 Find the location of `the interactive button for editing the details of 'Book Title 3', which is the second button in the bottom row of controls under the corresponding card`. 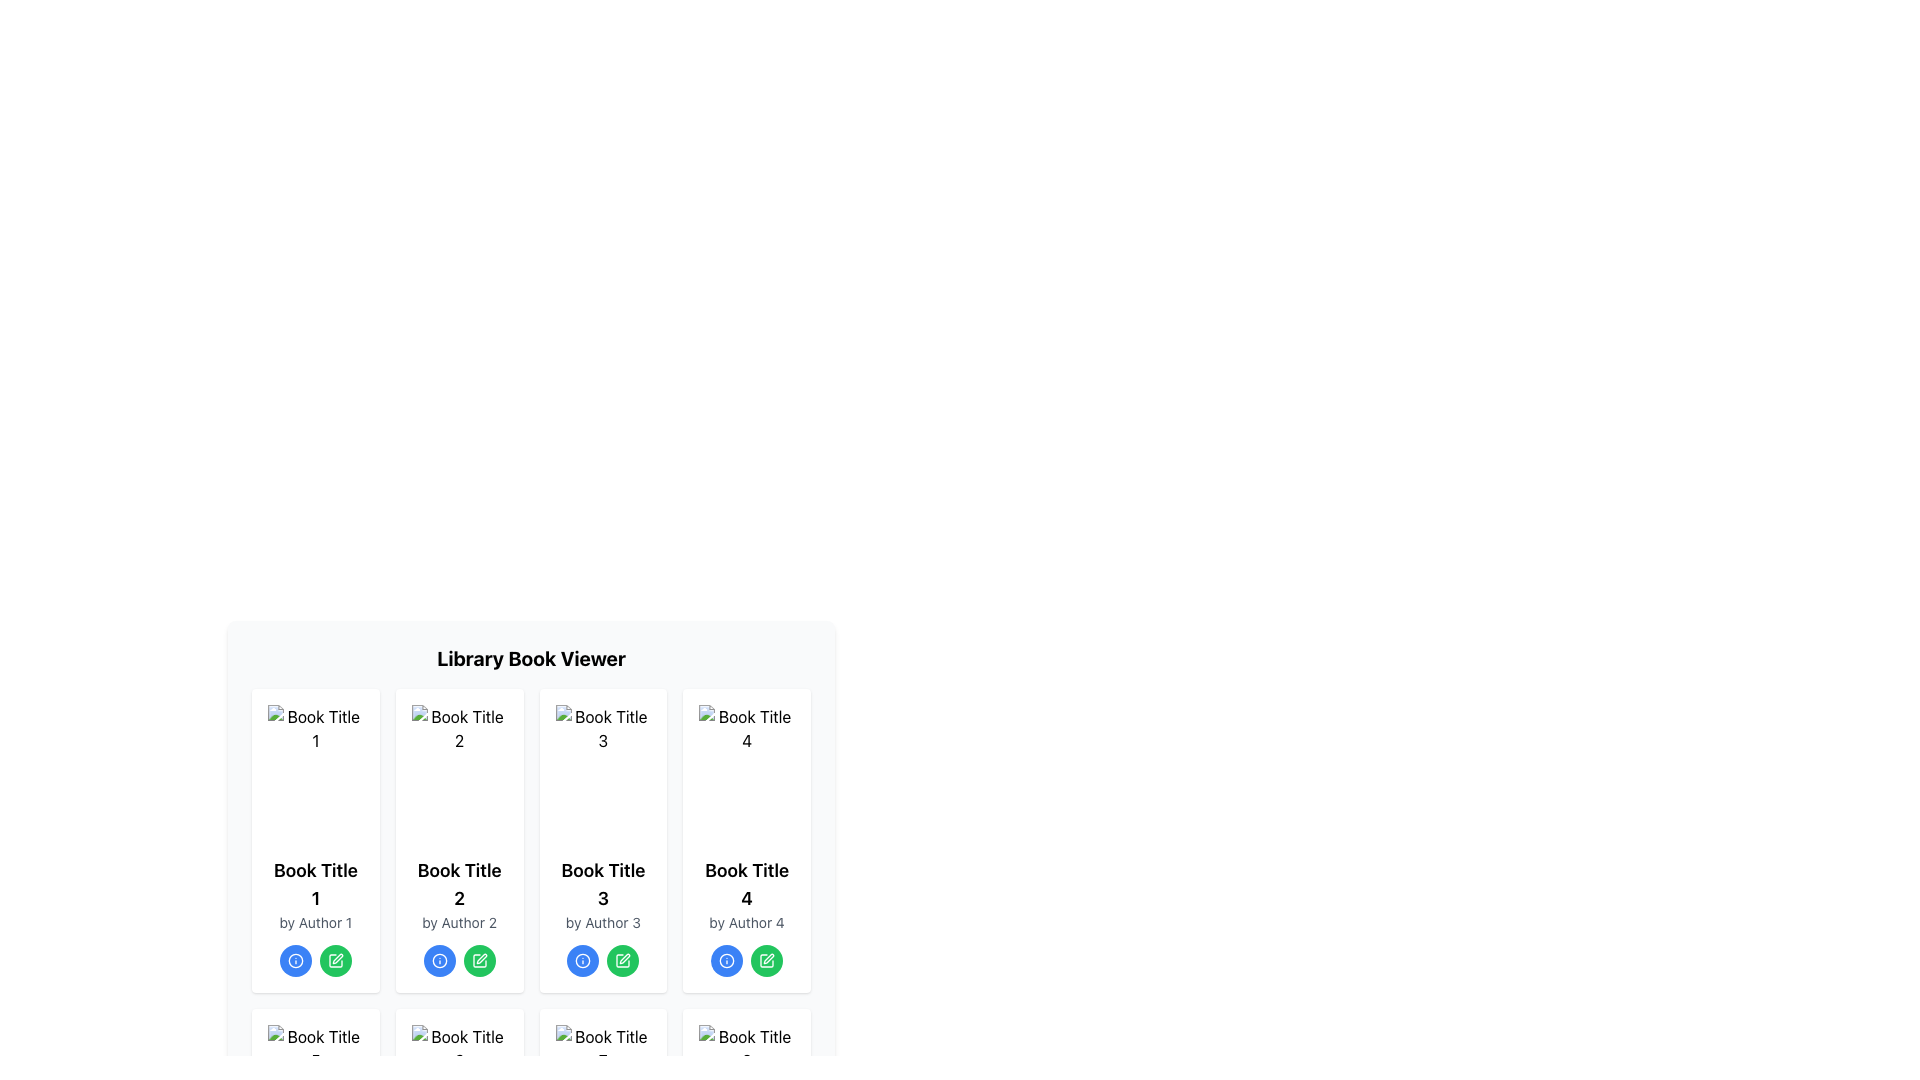

the interactive button for editing the details of 'Book Title 3', which is the second button in the bottom row of controls under the corresponding card is located at coordinates (622, 959).